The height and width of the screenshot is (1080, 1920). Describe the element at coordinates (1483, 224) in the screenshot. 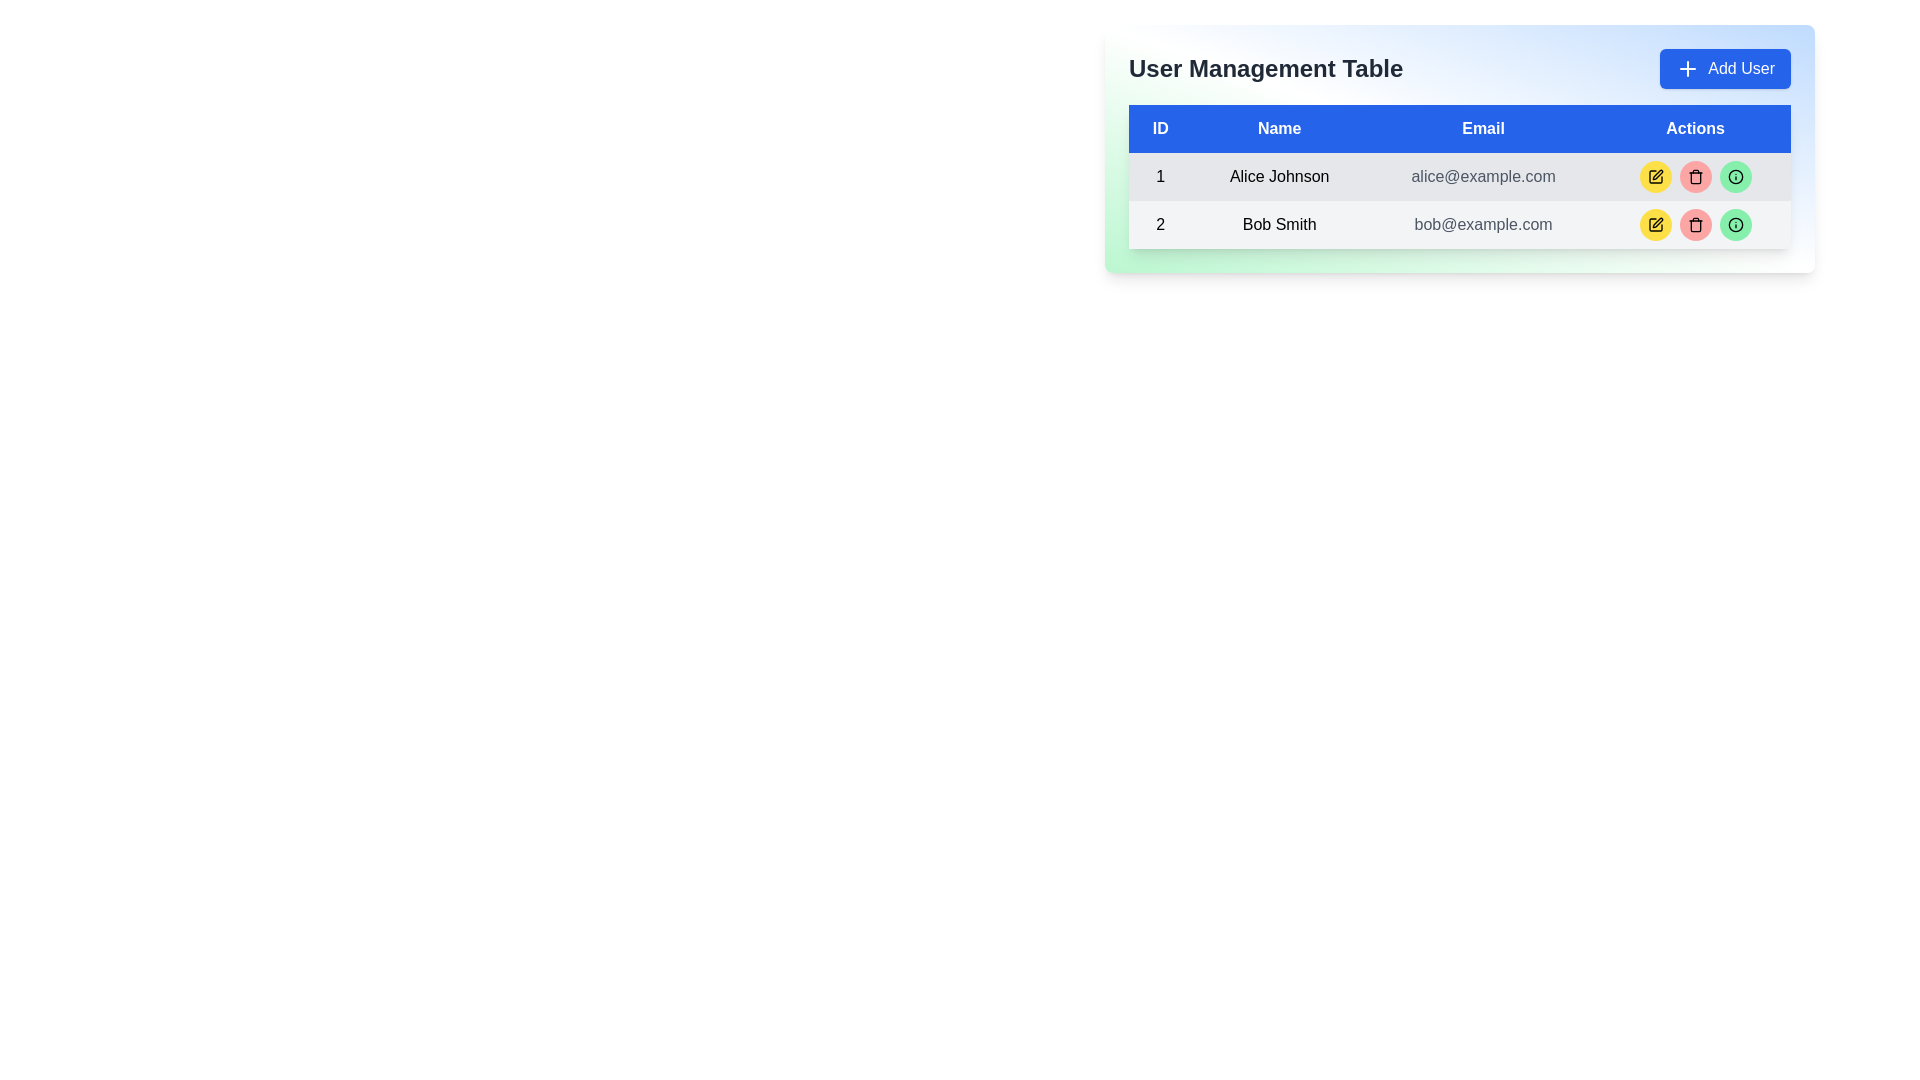

I see `the email address displayed for user 'Bob Smith'` at that location.